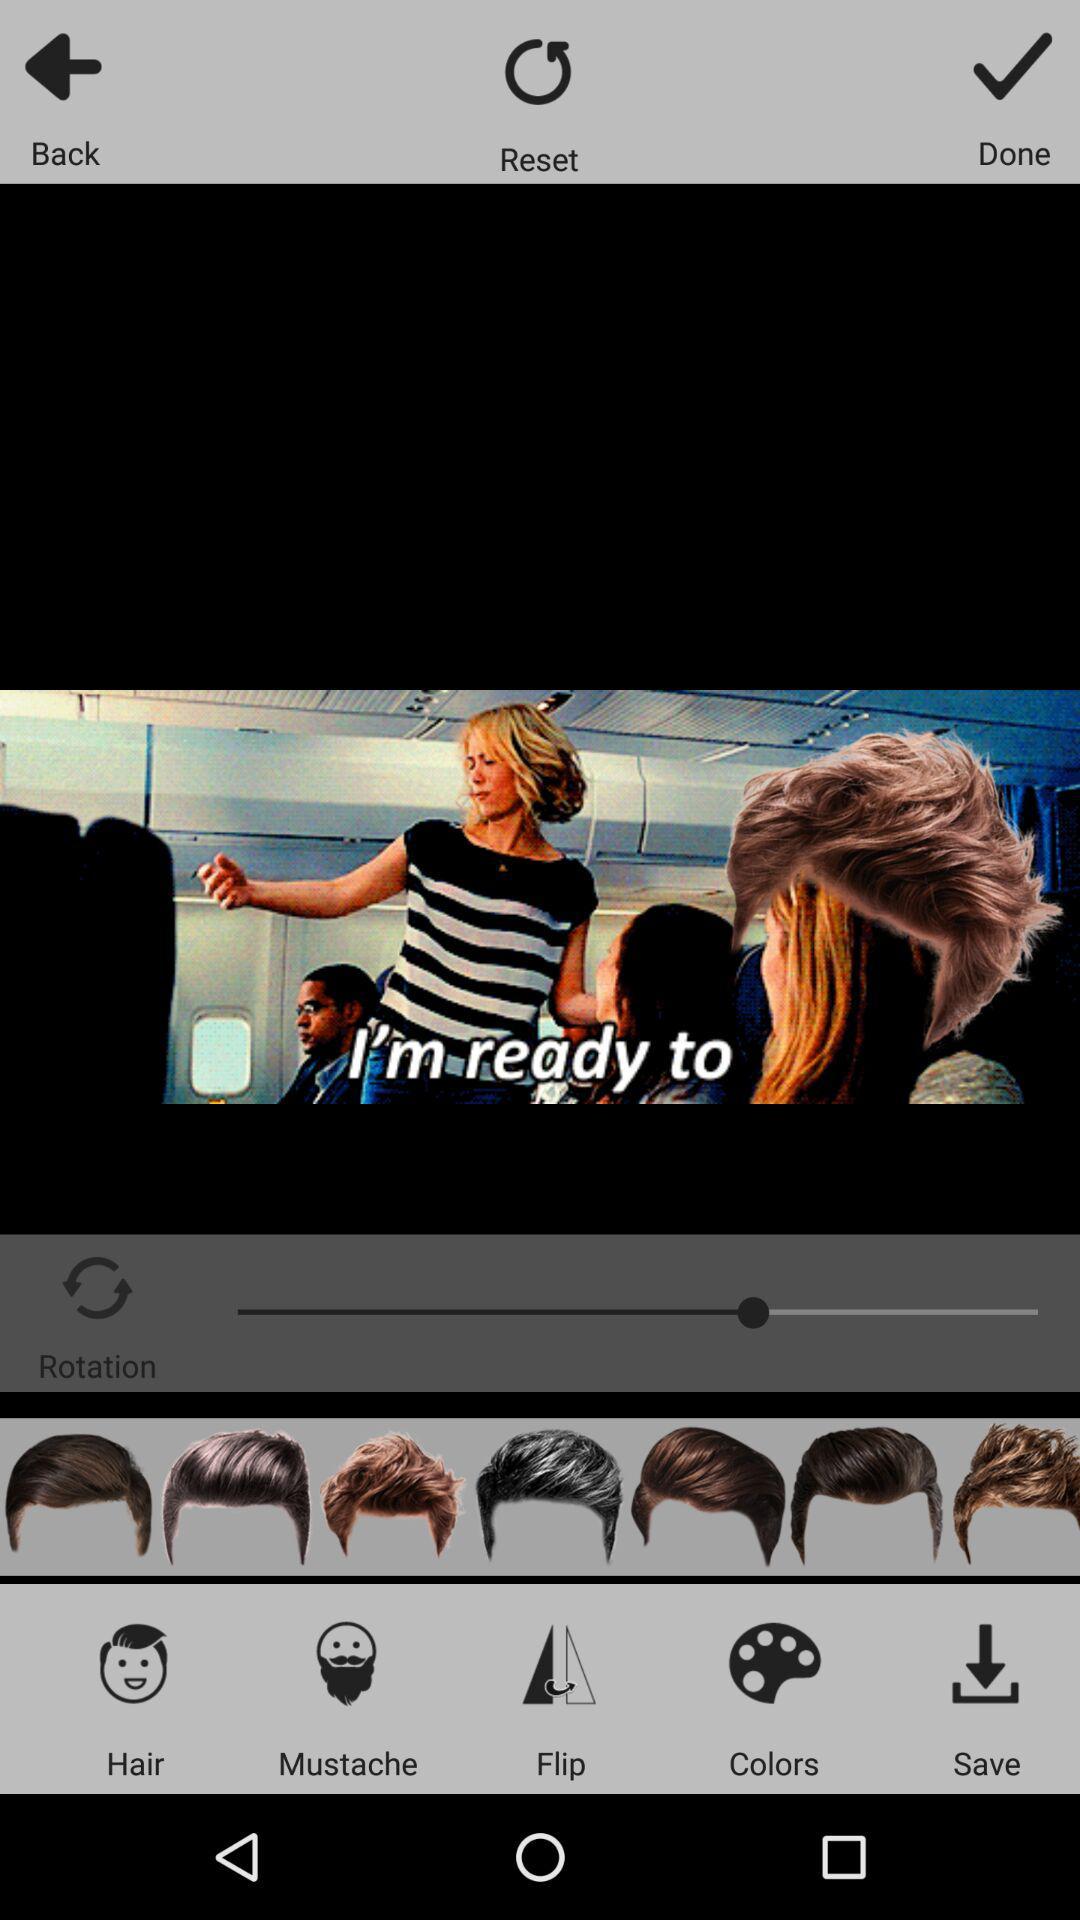 The image size is (1080, 1920). What do you see at coordinates (1014, 65) in the screenshot?
I see `the check icon` at bounding box center [1014, 65].